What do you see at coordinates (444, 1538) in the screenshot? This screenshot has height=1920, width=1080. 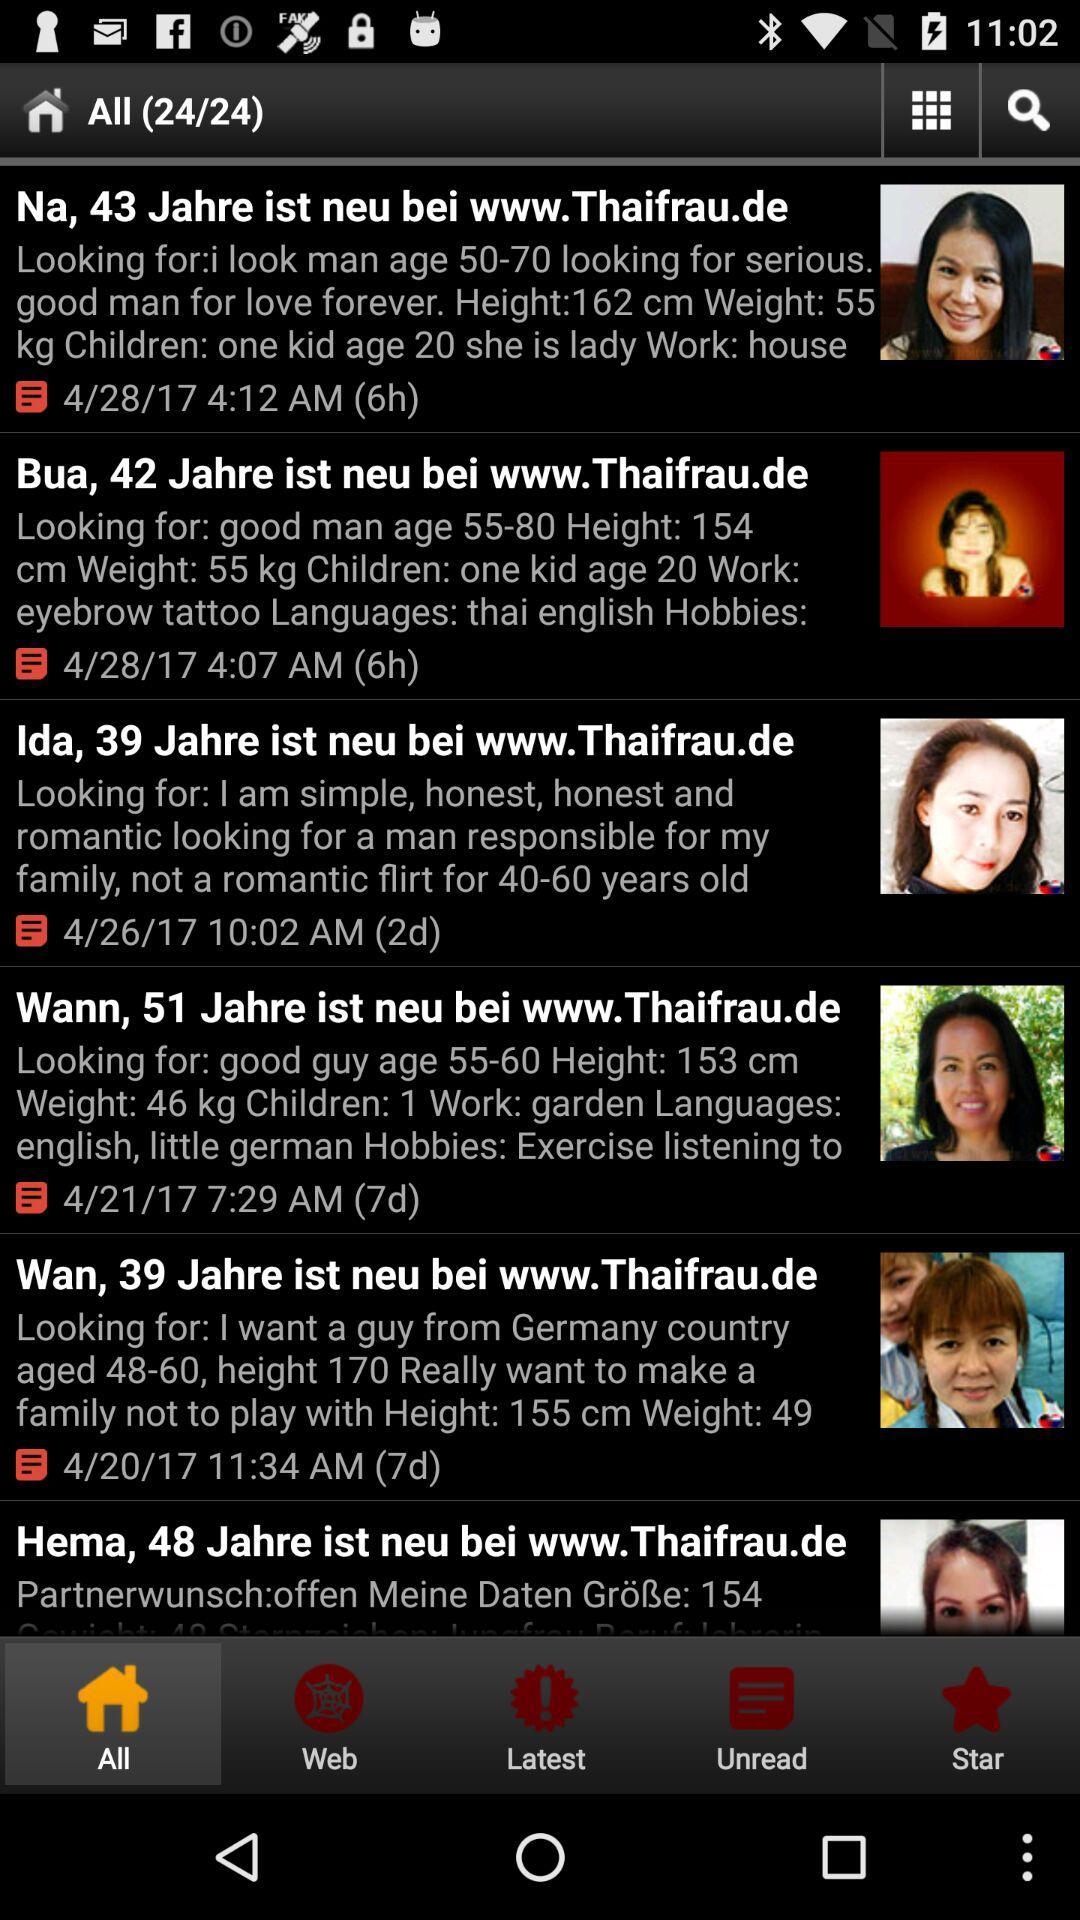 I see `the hema 48 jahre item` at bounding box center [444, 1538].